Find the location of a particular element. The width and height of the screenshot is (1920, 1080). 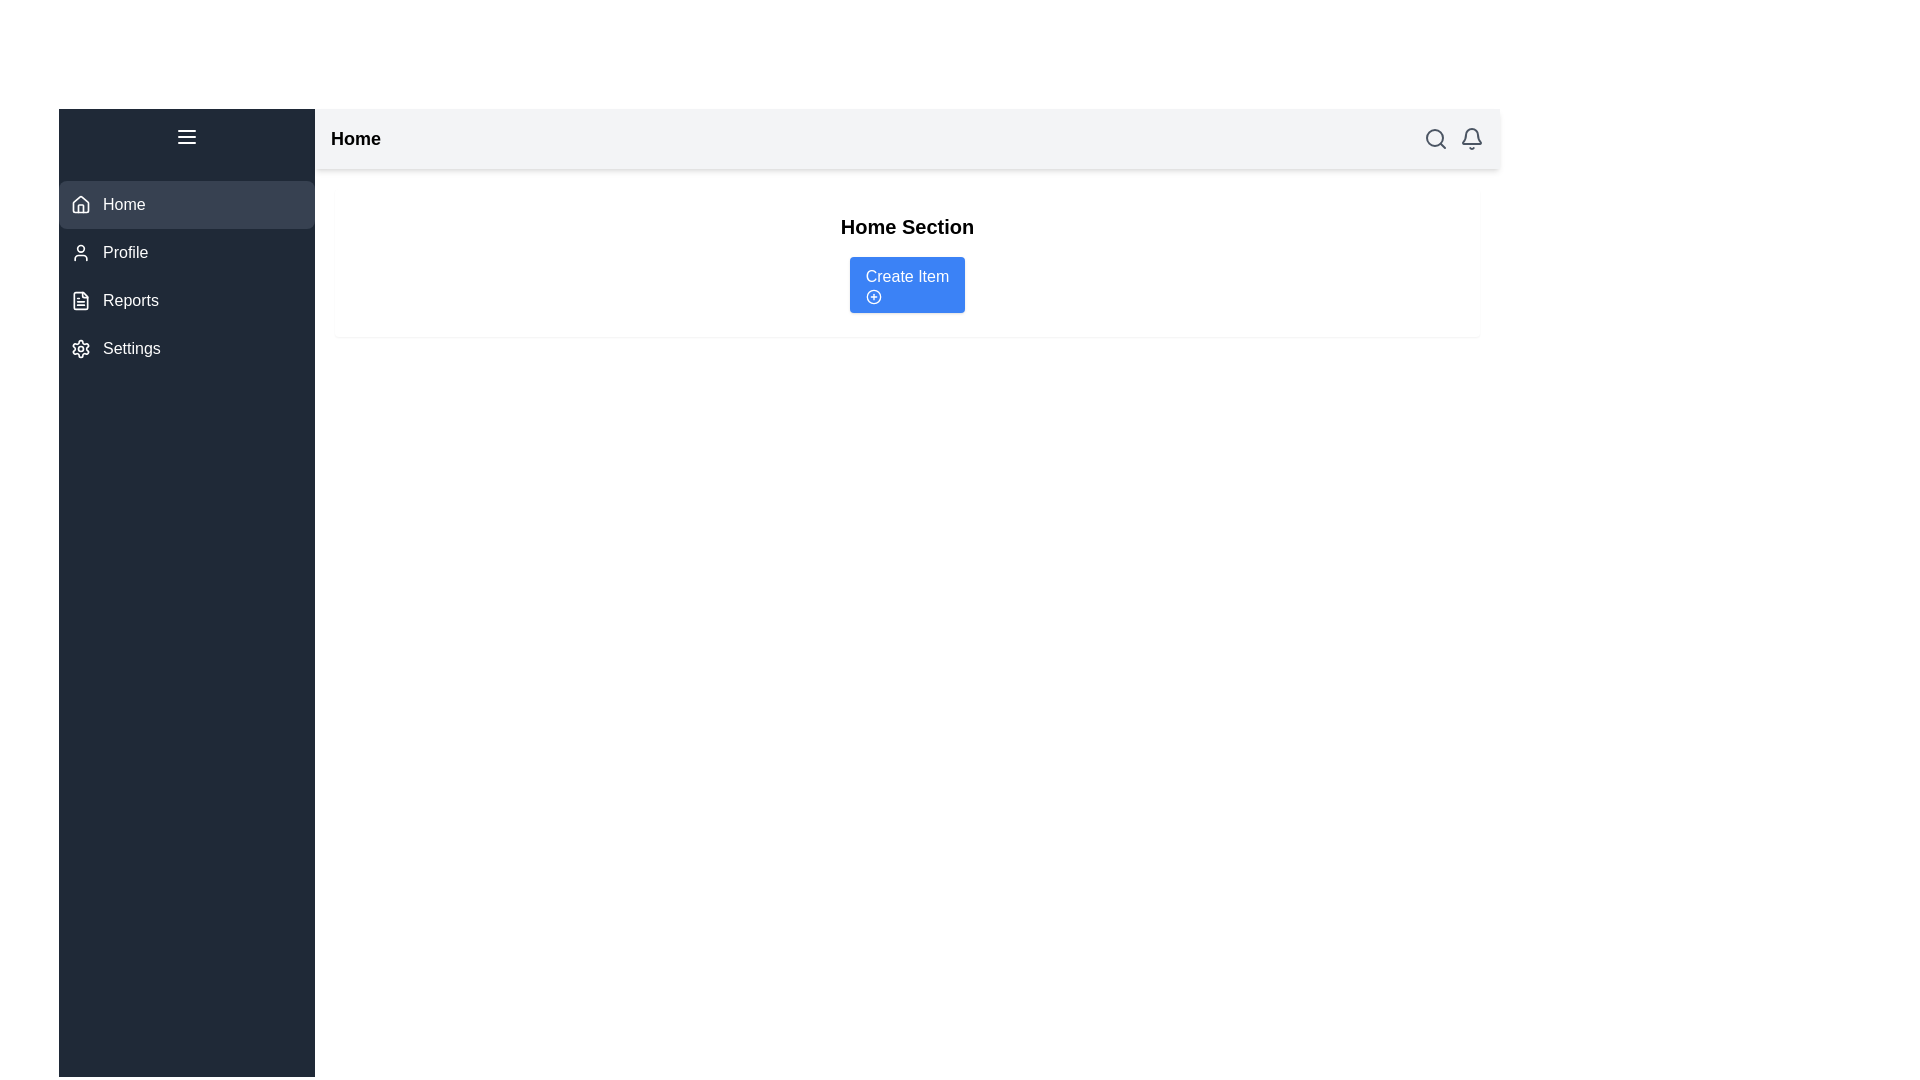

the 'Profile' navigation button located below the 'Home' button and above the 'Reports' button in the vertical navigation panel by is located at coordinates (187, 252).